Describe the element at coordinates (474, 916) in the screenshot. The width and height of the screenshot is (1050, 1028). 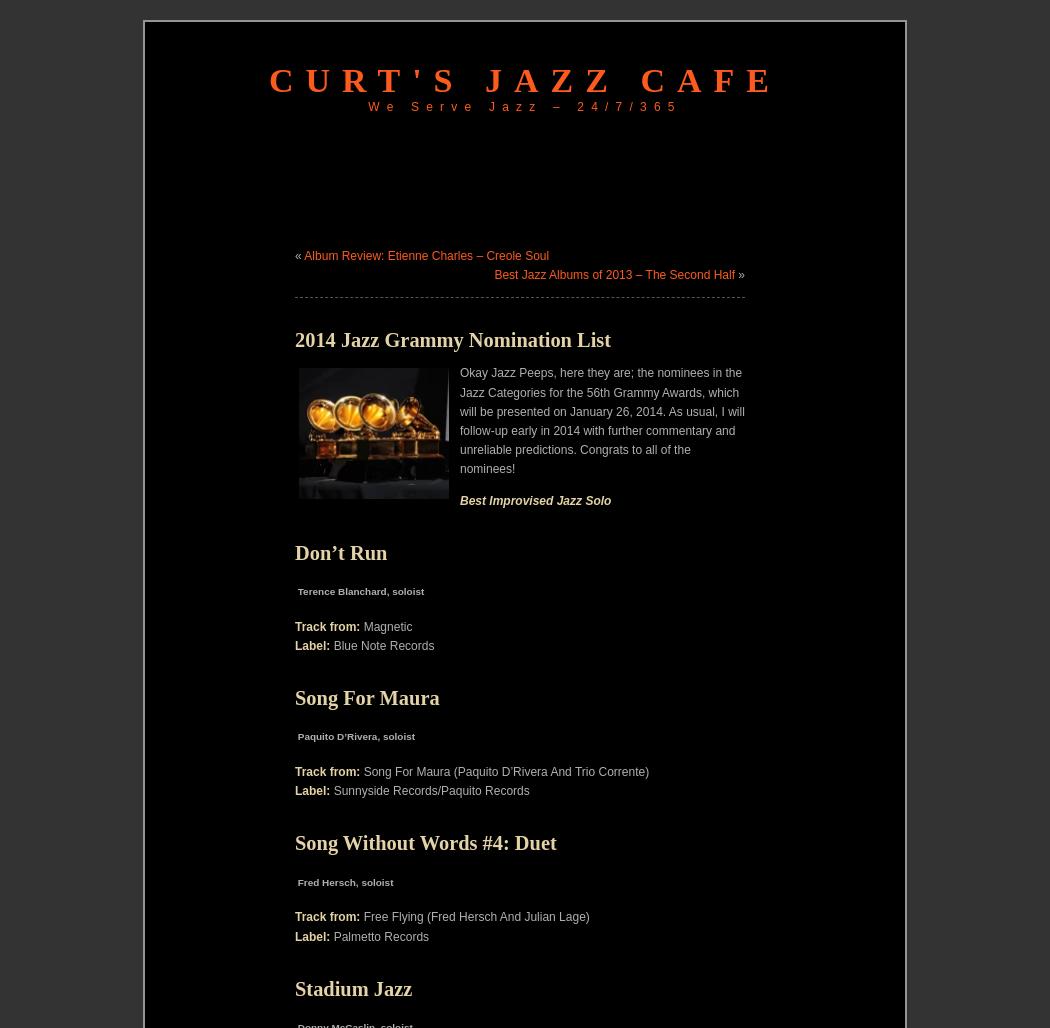
I see `'Free Flying (Fred Hersch And Julian Lage)'` at that location.